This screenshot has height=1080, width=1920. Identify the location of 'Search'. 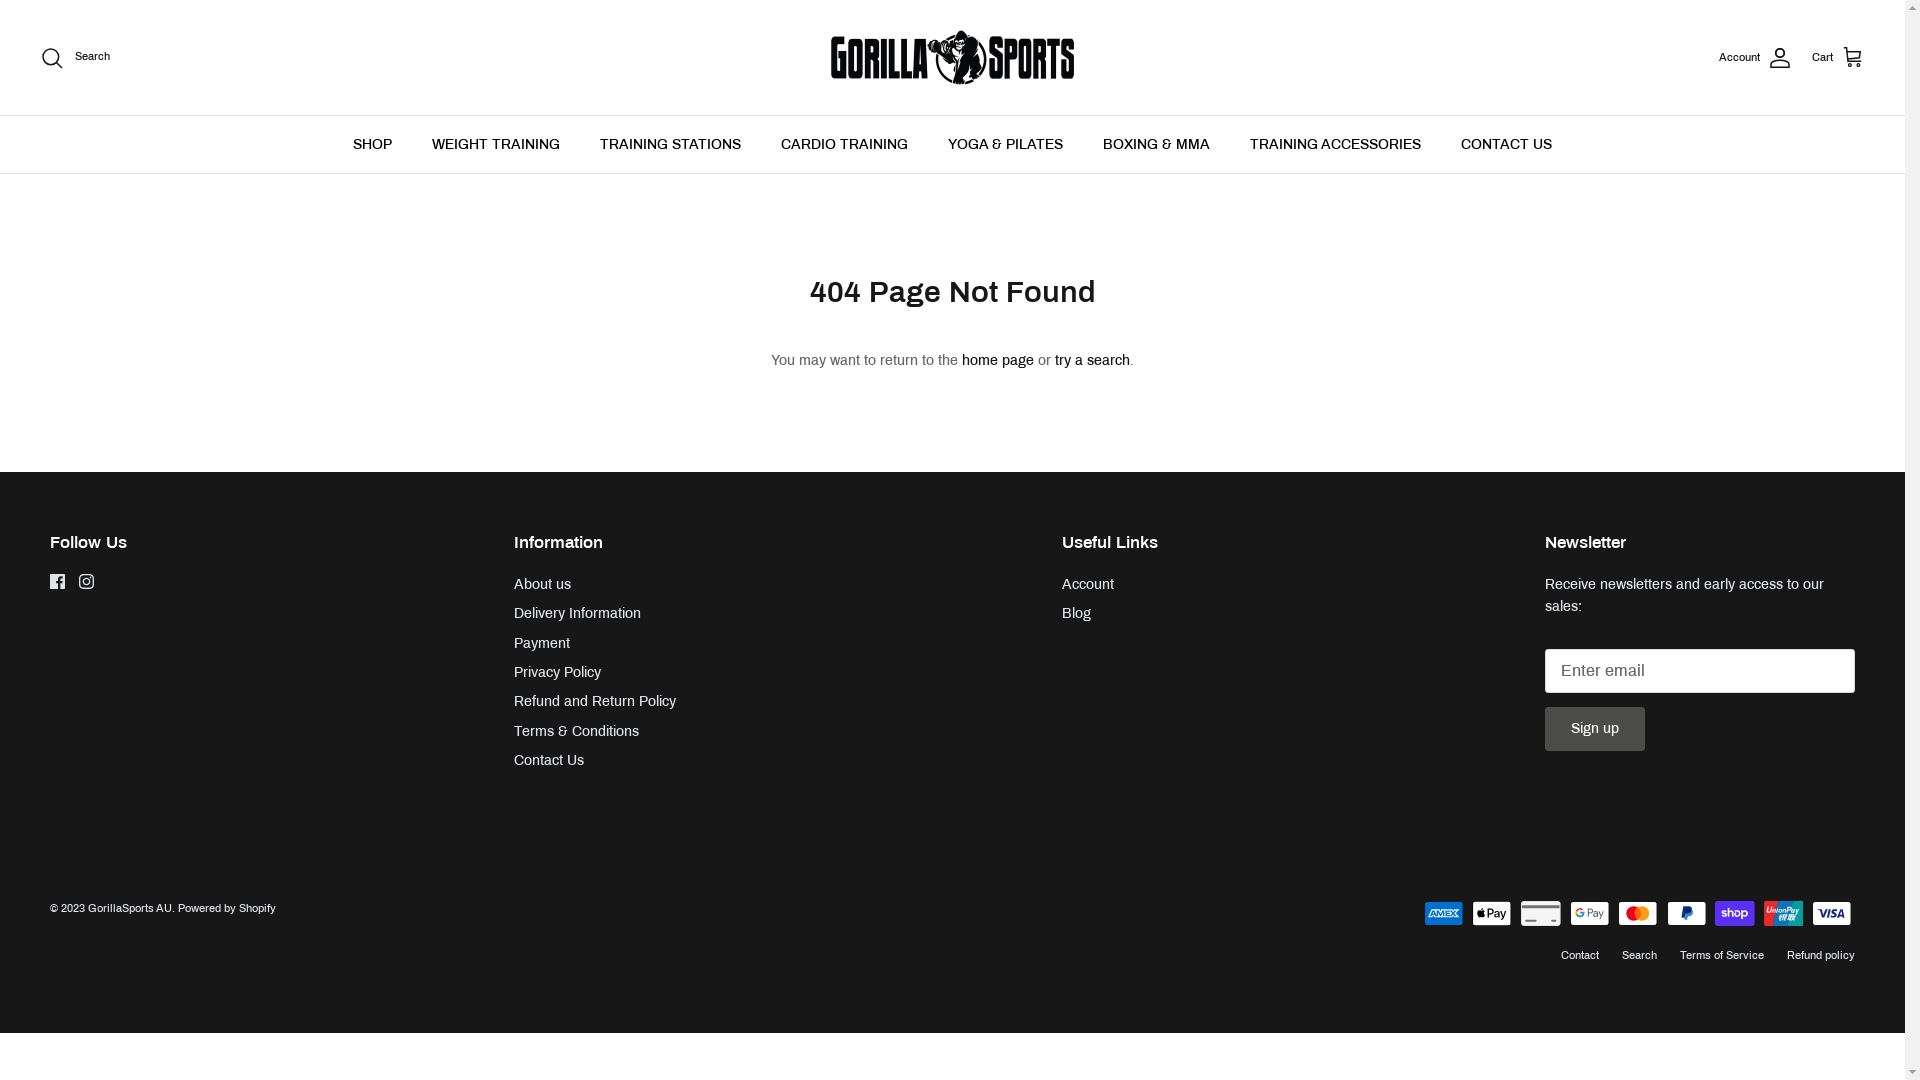
(39, 56).